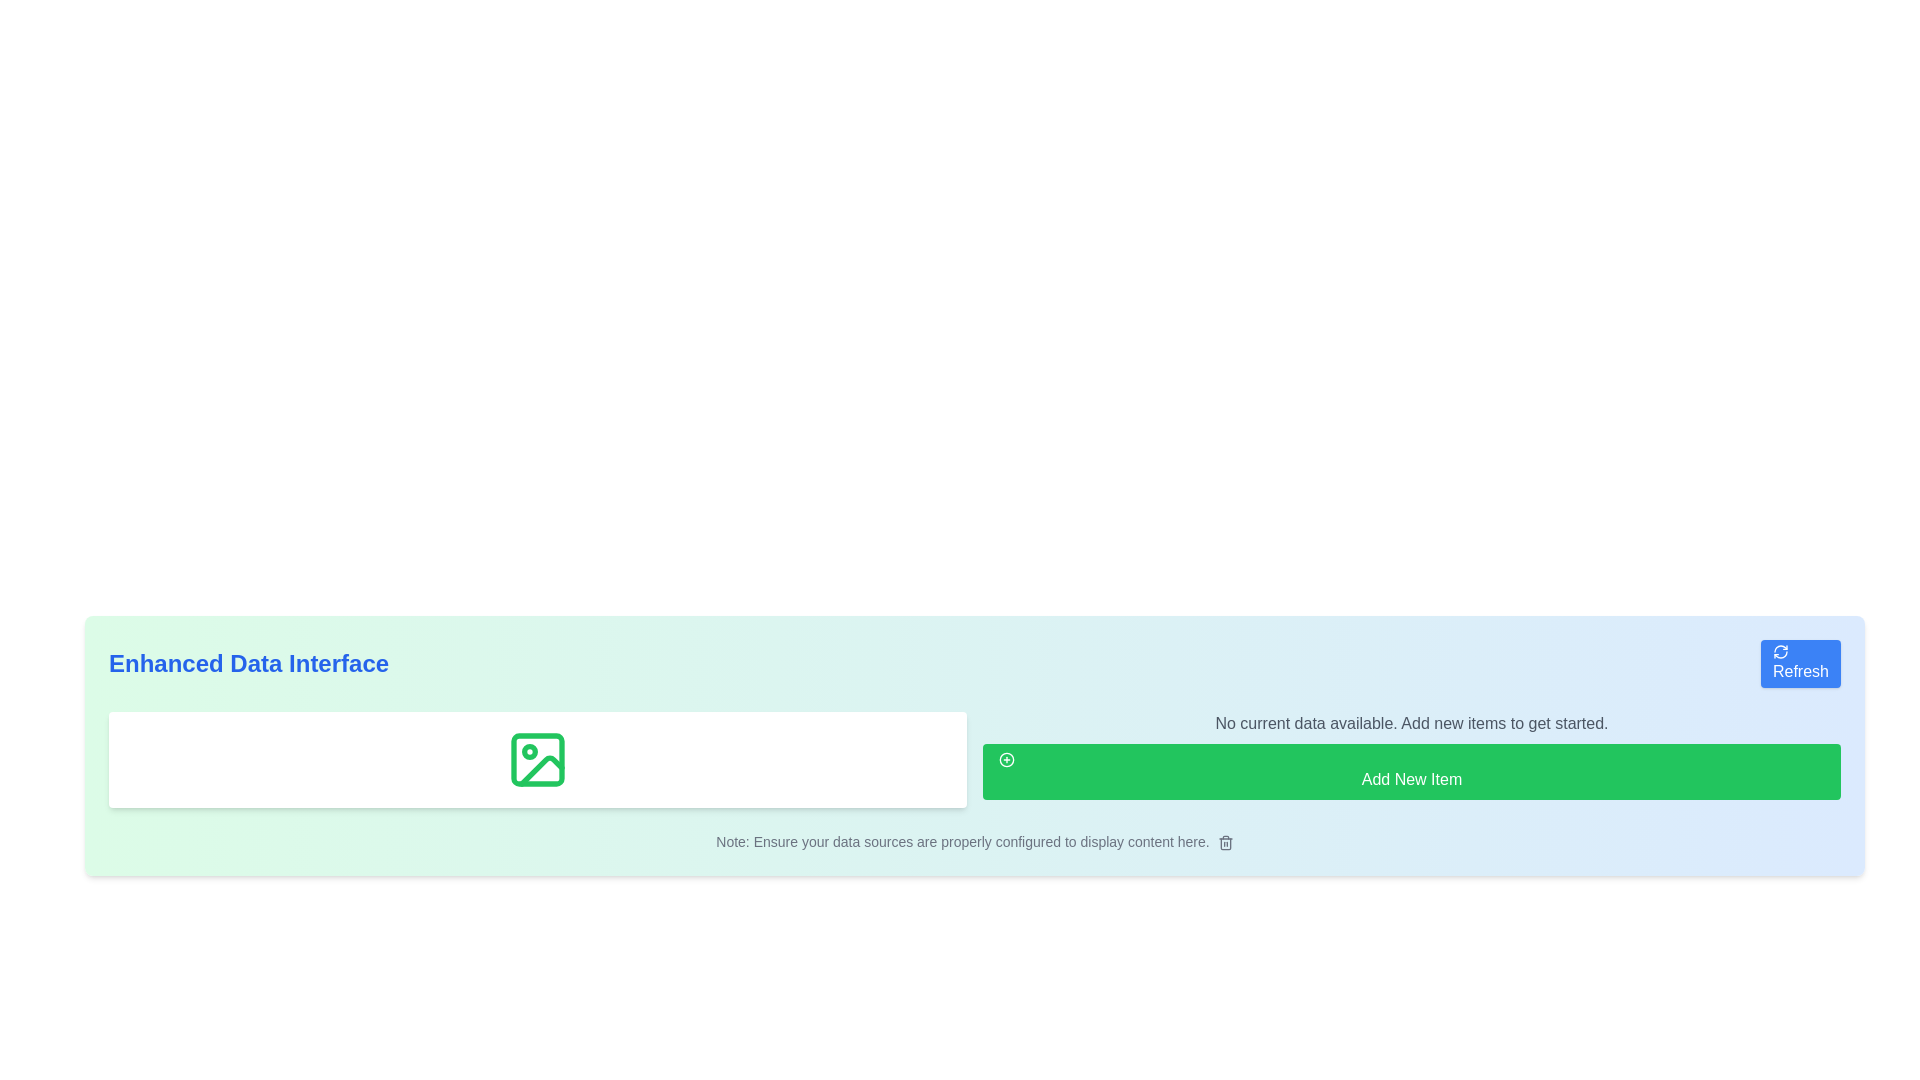 The image size is (1920, 1080). Describe the element at coordinates (537, 759) in the screenshot. I see `the Icon button placeholder, which is a rectangular button with rounded corners and a green camera icon, located under the heading 'Enhanced Data Interface'` at that location.